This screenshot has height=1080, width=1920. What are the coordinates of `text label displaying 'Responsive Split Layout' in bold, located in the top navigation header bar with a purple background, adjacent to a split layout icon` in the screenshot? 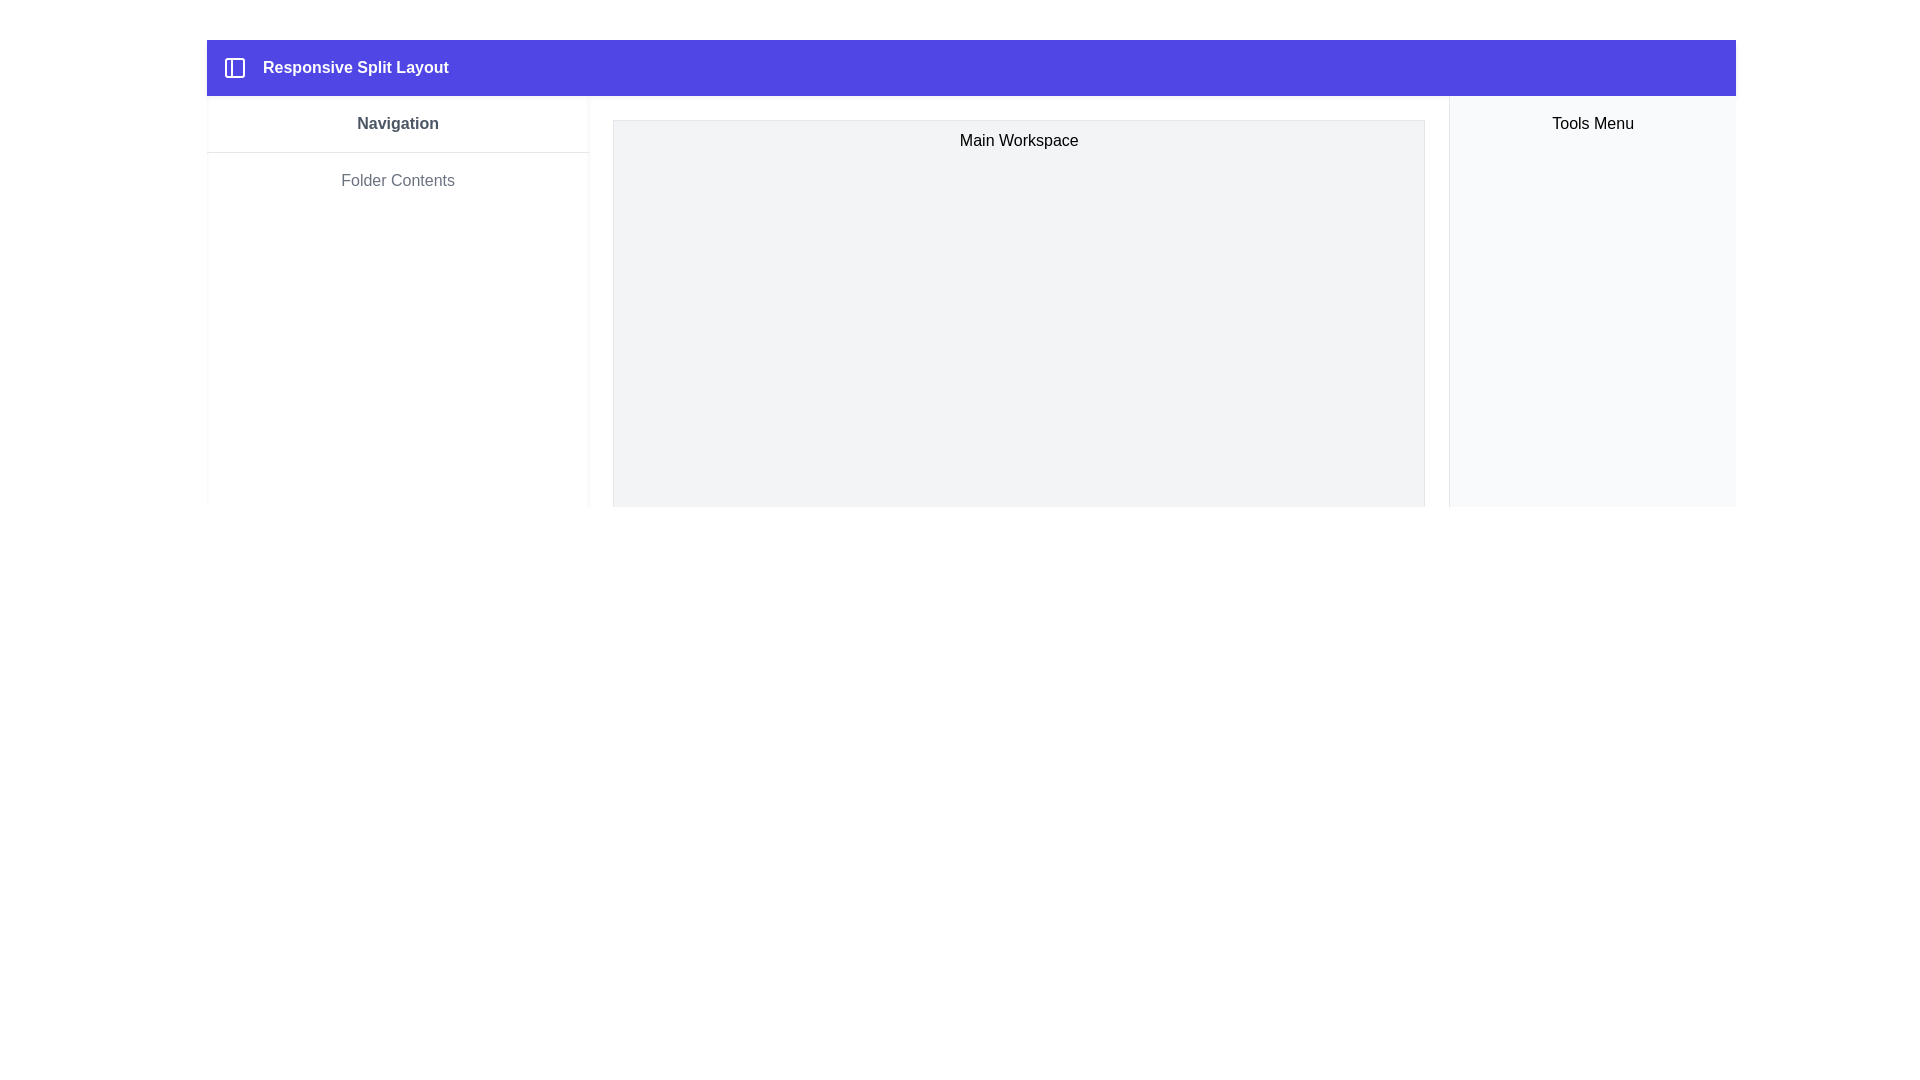 It's located at (355, 67).